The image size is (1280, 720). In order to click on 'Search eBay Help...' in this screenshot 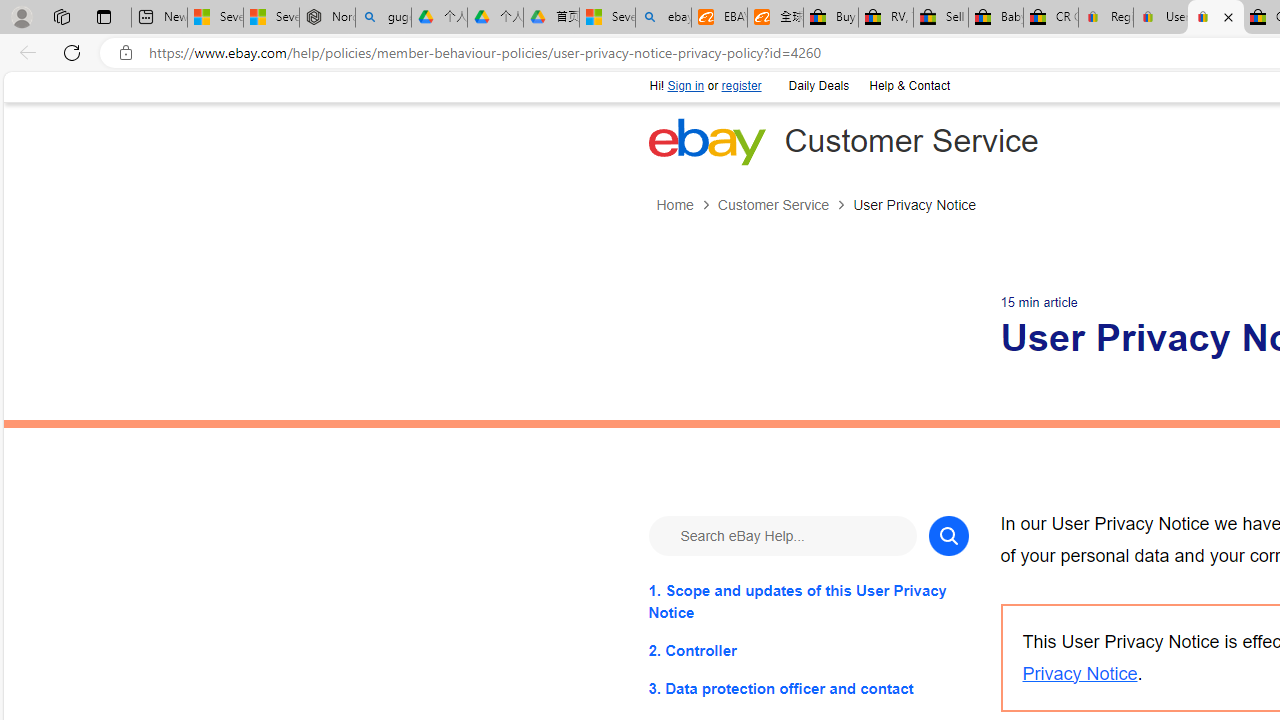, I will do `click(781, 534)`.